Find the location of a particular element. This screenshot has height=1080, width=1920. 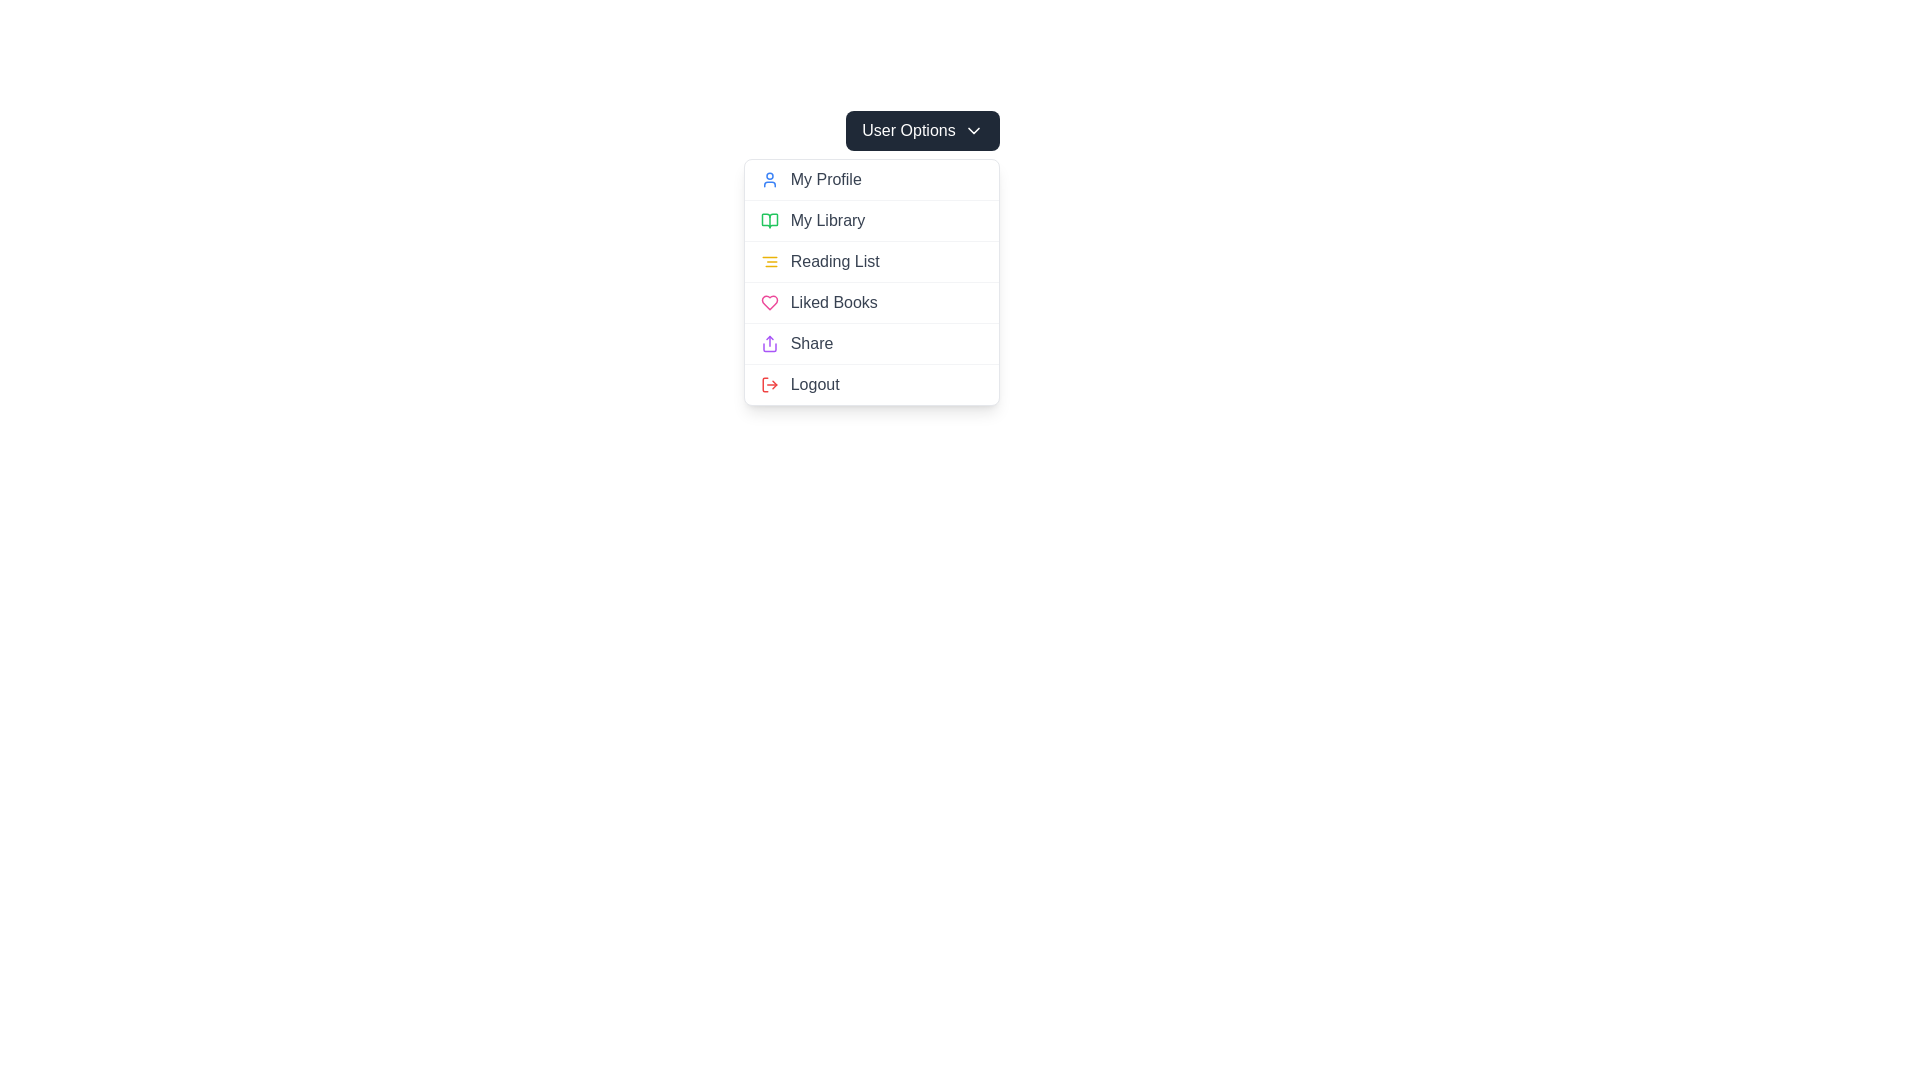

the yellow icon resembling three horizontal aligned lines located to the left of the 'Reading List' text in the dropdown menu is located at coordinates (768, 261).